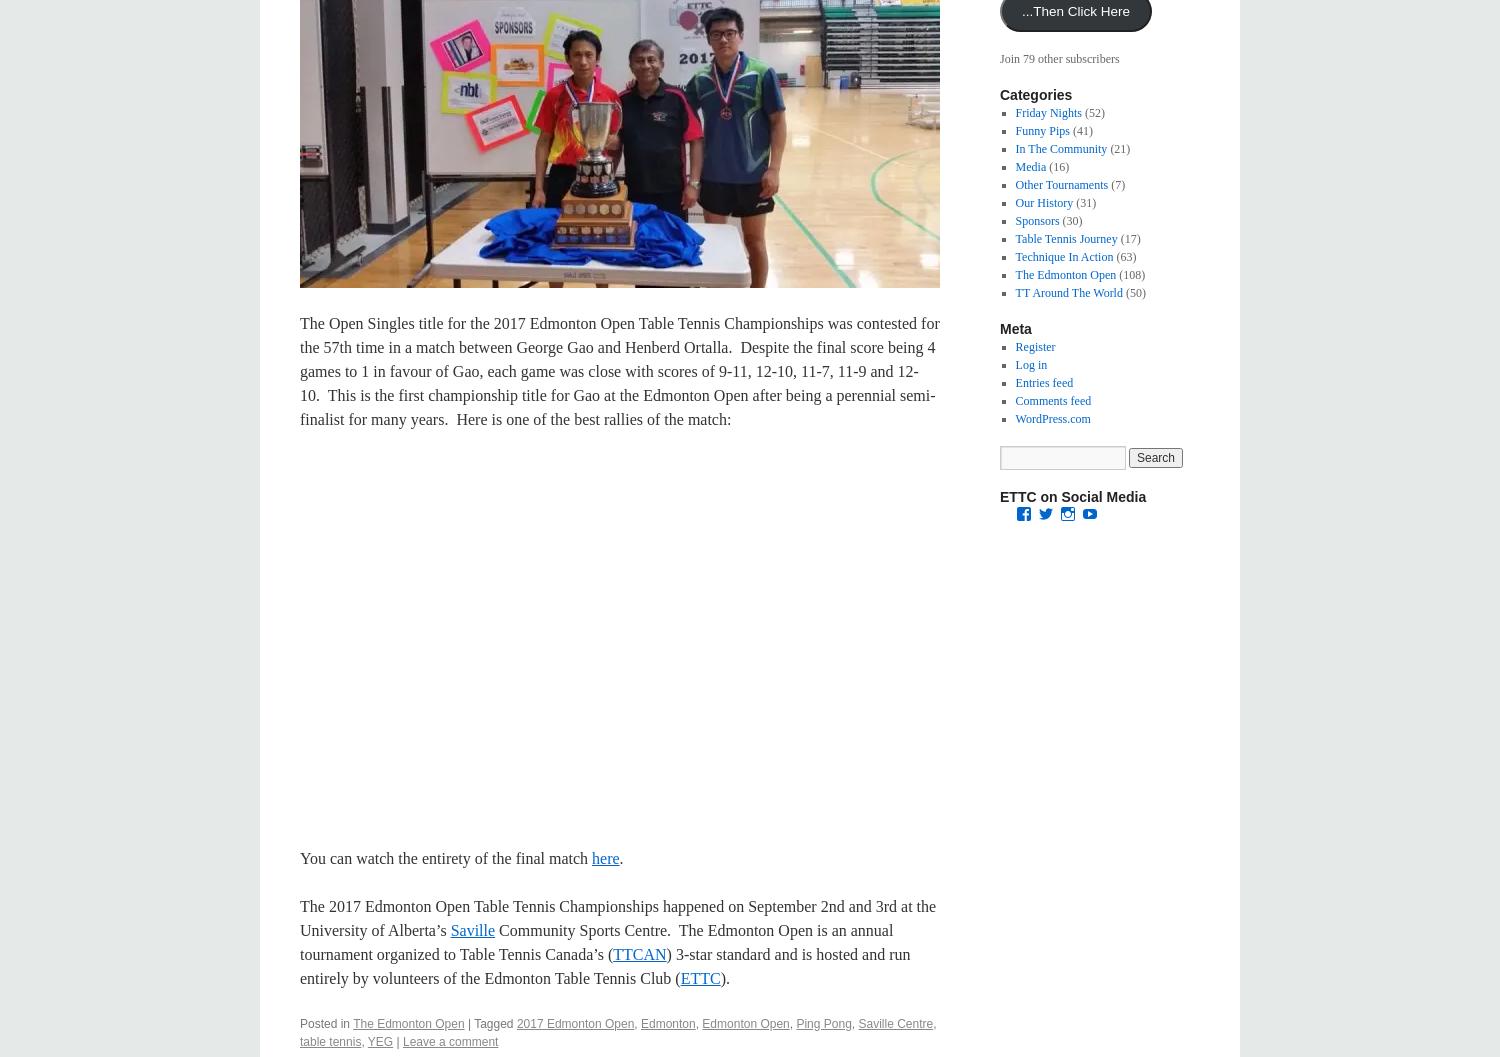 The height and width of the screenshot is (1057, 1500). I want to click on '(50)', so click(1121, 292).